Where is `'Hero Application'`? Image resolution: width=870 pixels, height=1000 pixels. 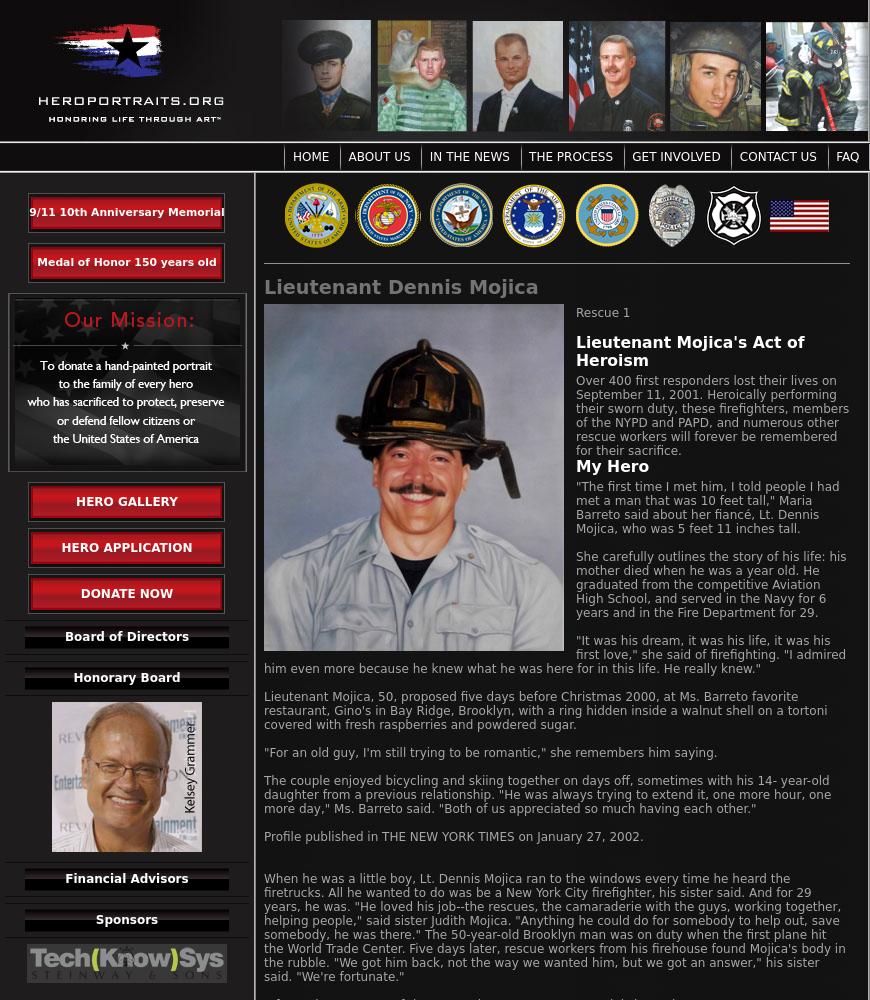 'Hero Application' is located at coordinates (125, 548).